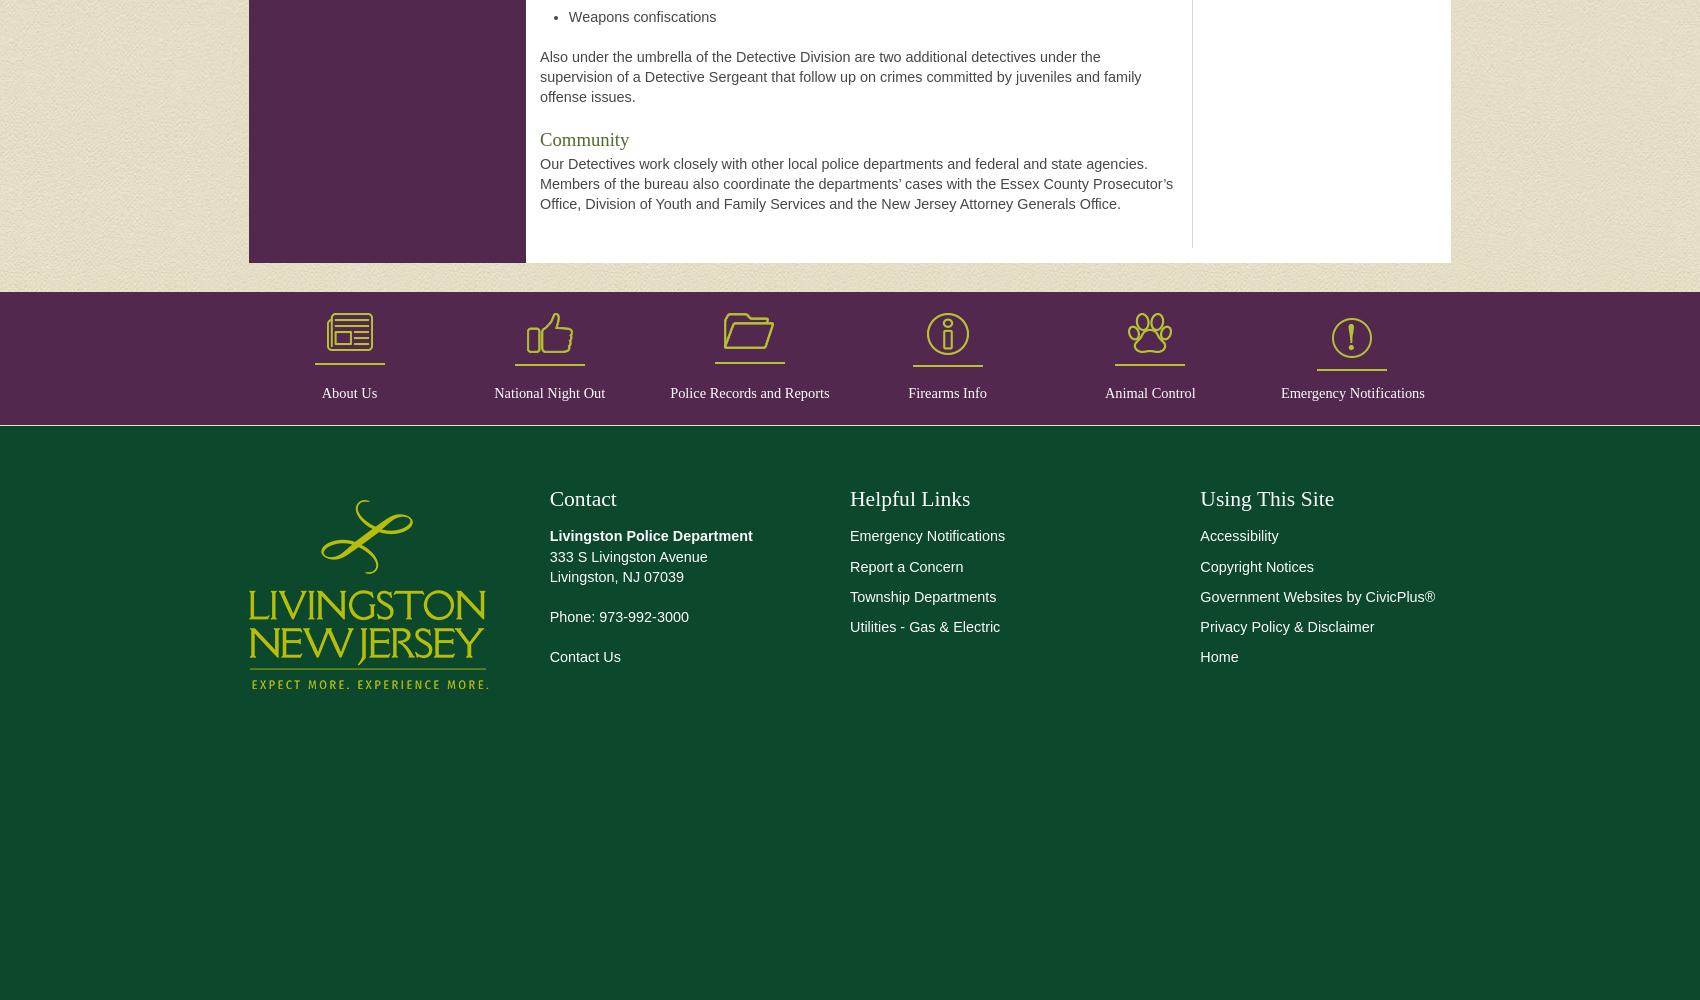 The height and width of the screenshot is (1000, 1700). Describe the element at coordinates (1199, 536) in the screenshot. I see `'Accessibility'` at that location.